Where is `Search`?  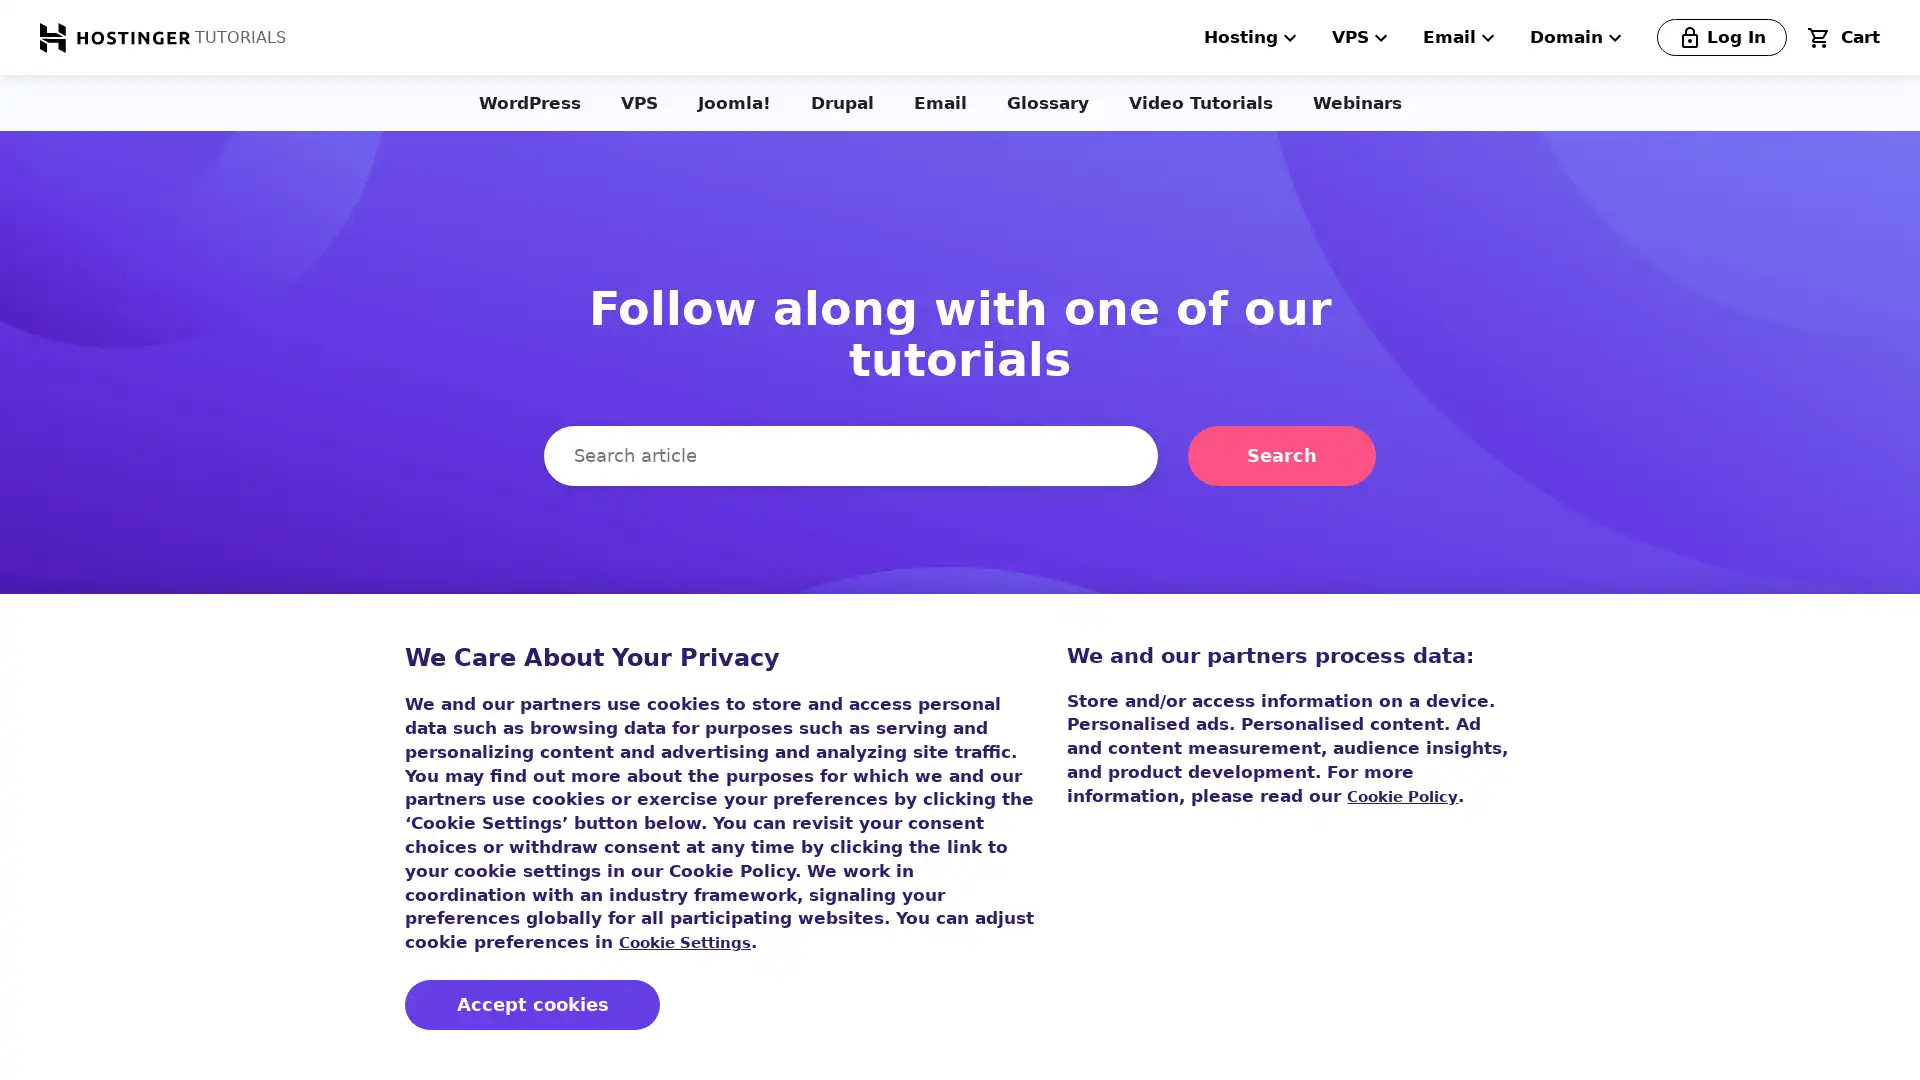
Search is located at coordinates (1281, 455).